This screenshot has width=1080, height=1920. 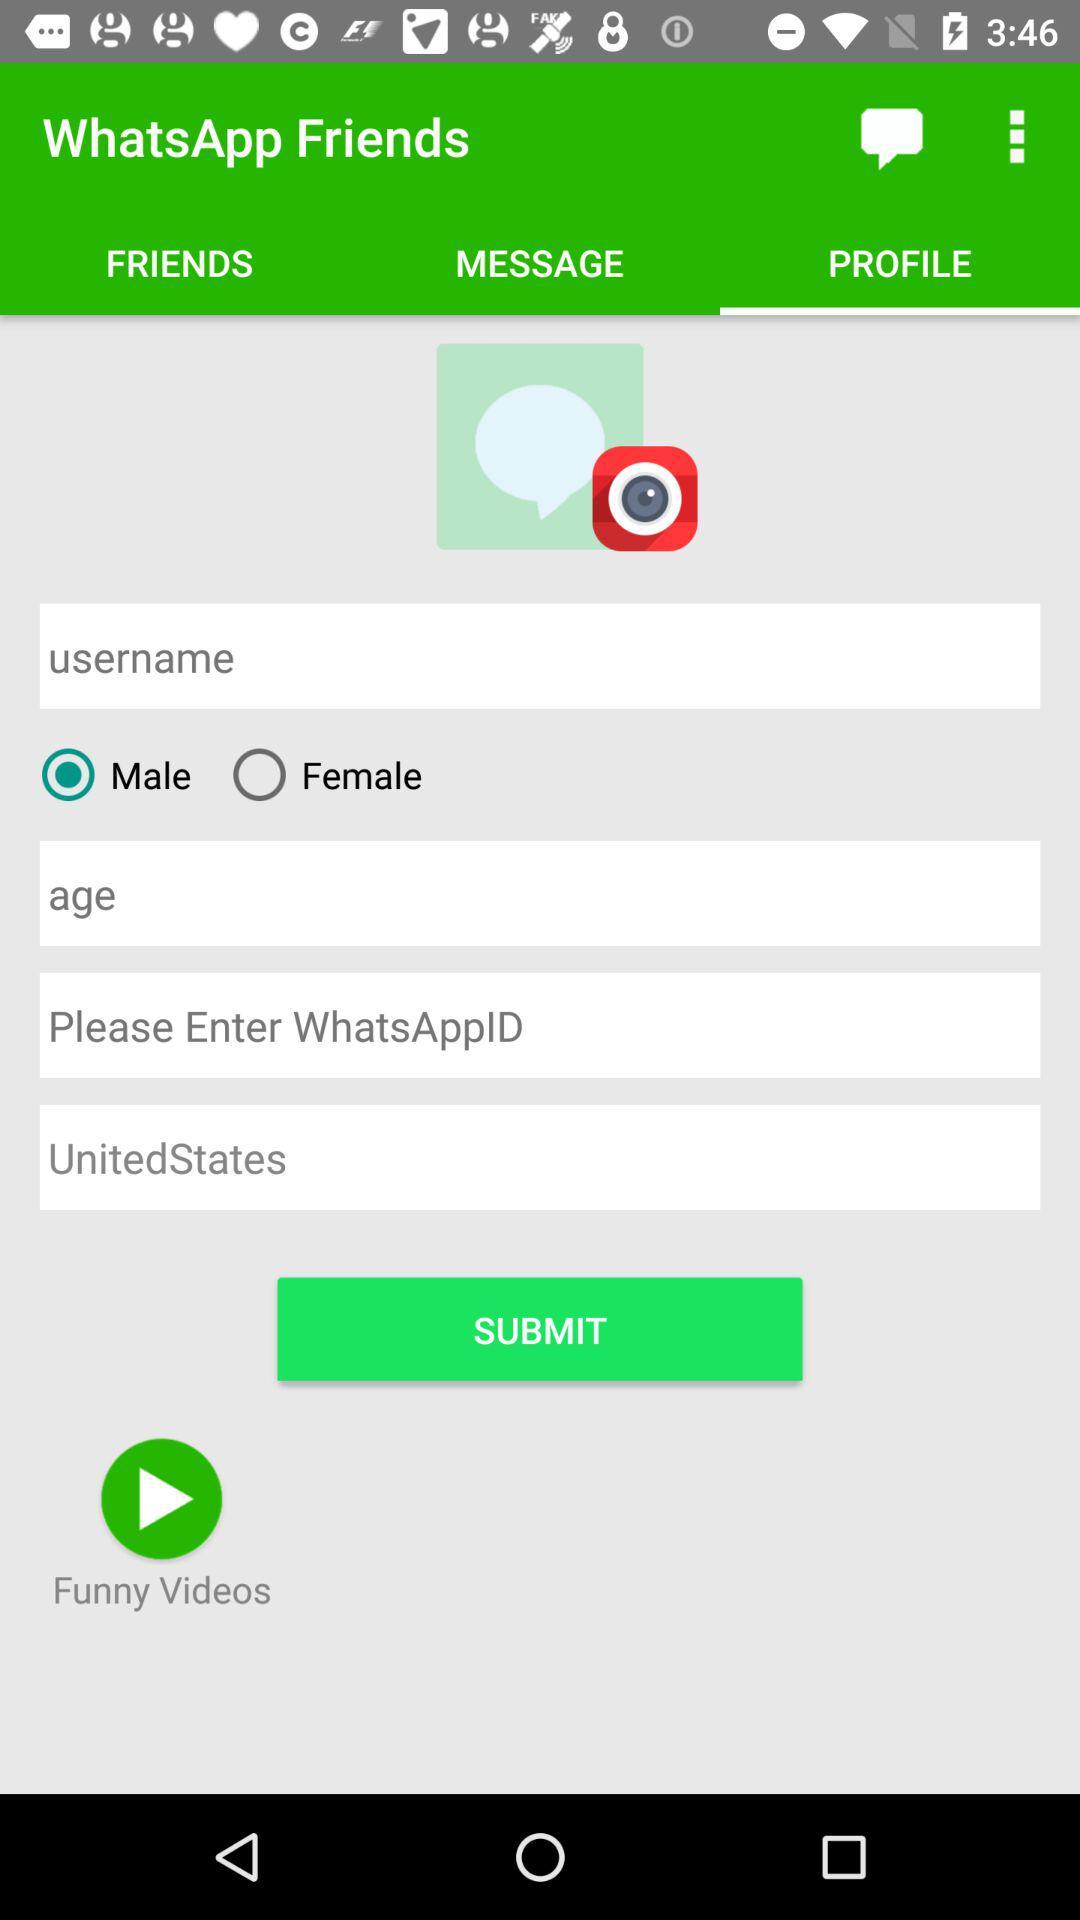 I want to click on icon above the submit, so click(x=540, y=1157).